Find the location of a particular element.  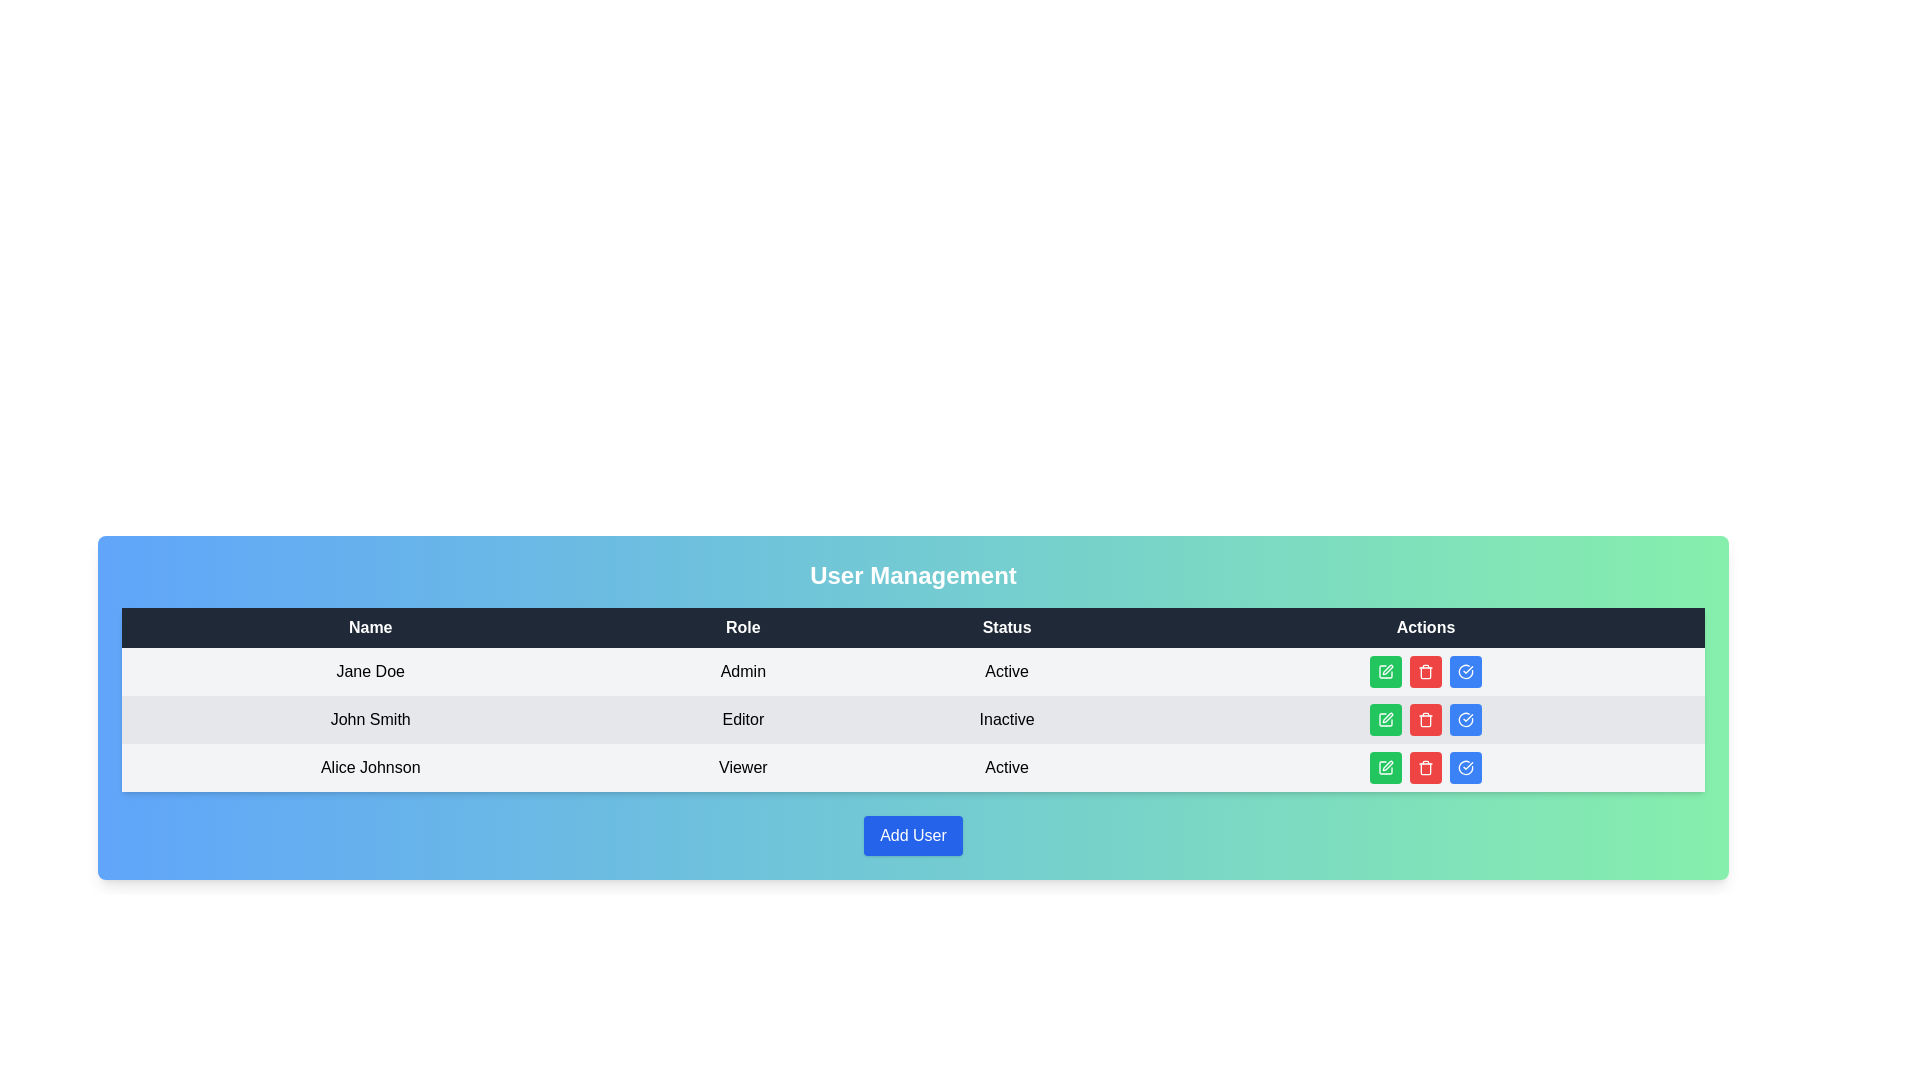

the Static Text Label indicating the user's role as 'Admin', located in the second cell from the left in the 'Role' column of the user table, aligned with 'Jane Doe' in the second row is located at coordinates (742, 671).